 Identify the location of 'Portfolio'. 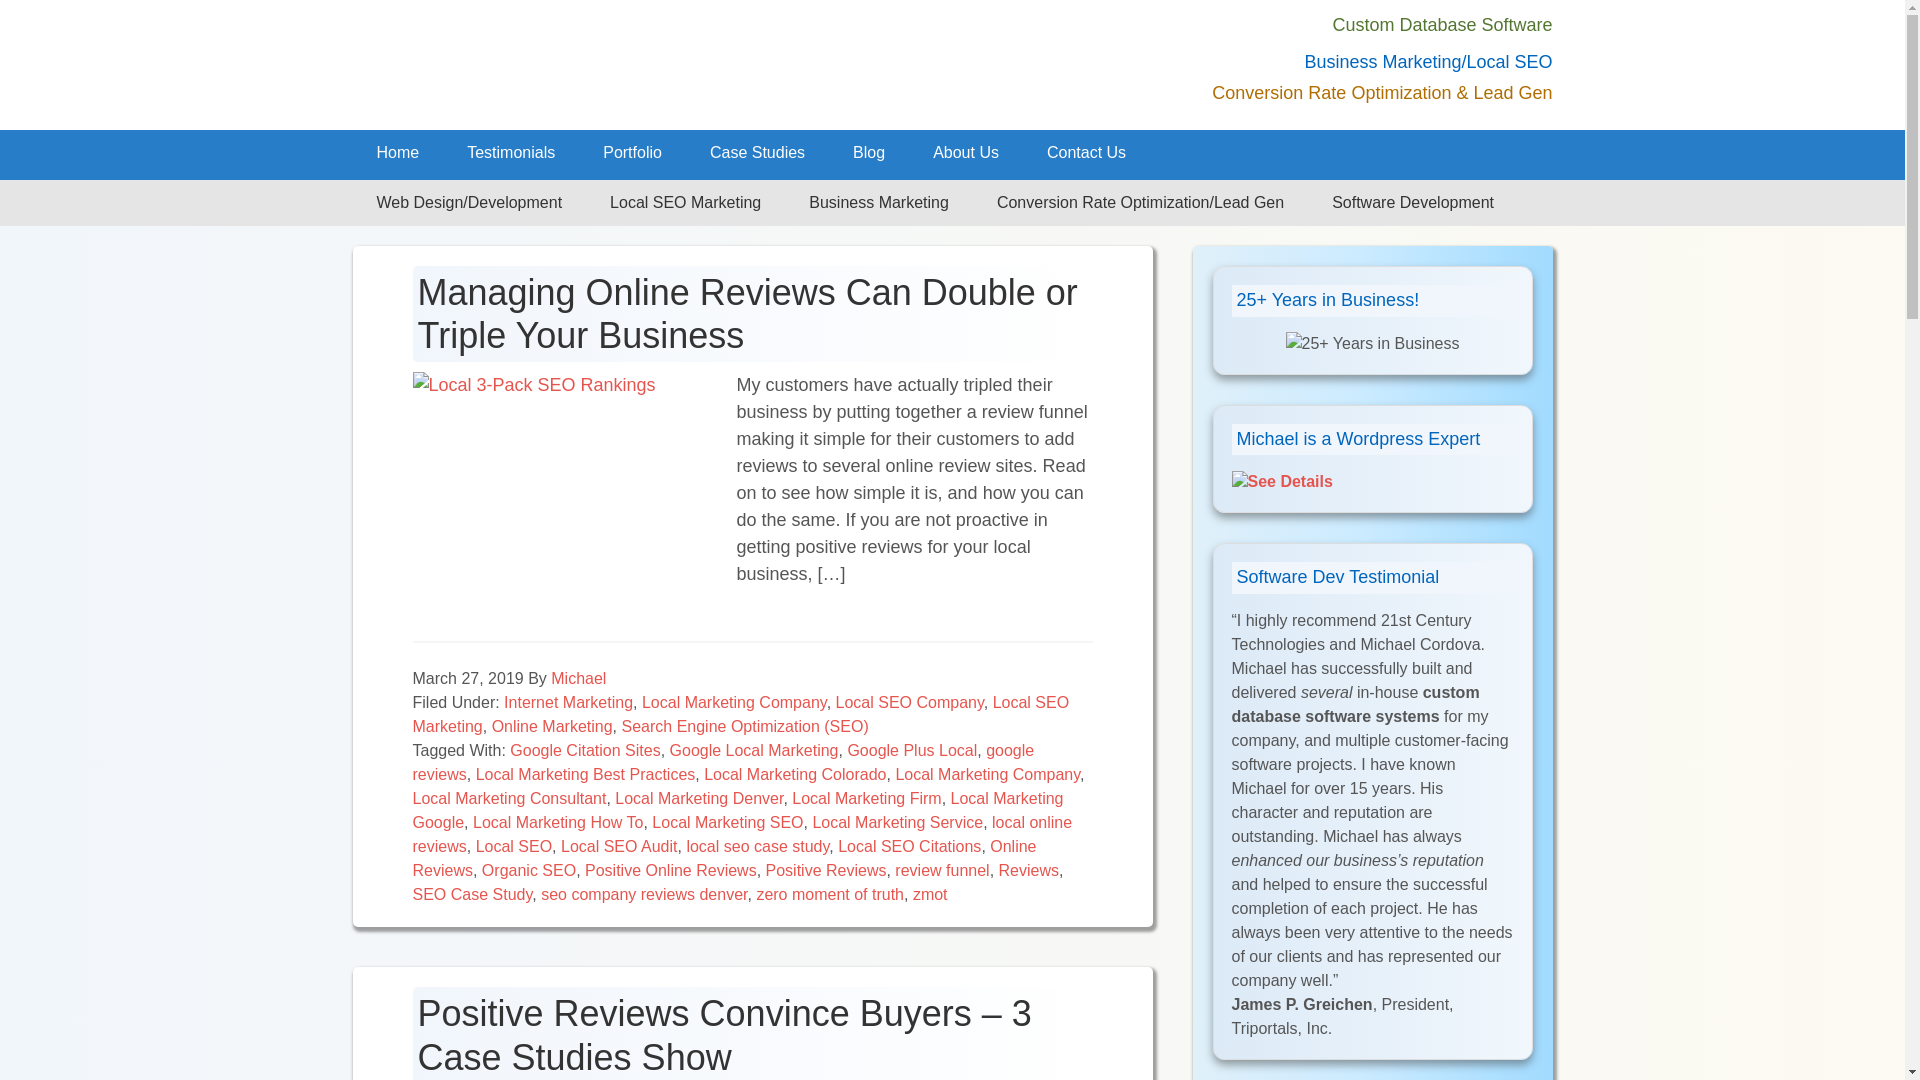
(578, 152).